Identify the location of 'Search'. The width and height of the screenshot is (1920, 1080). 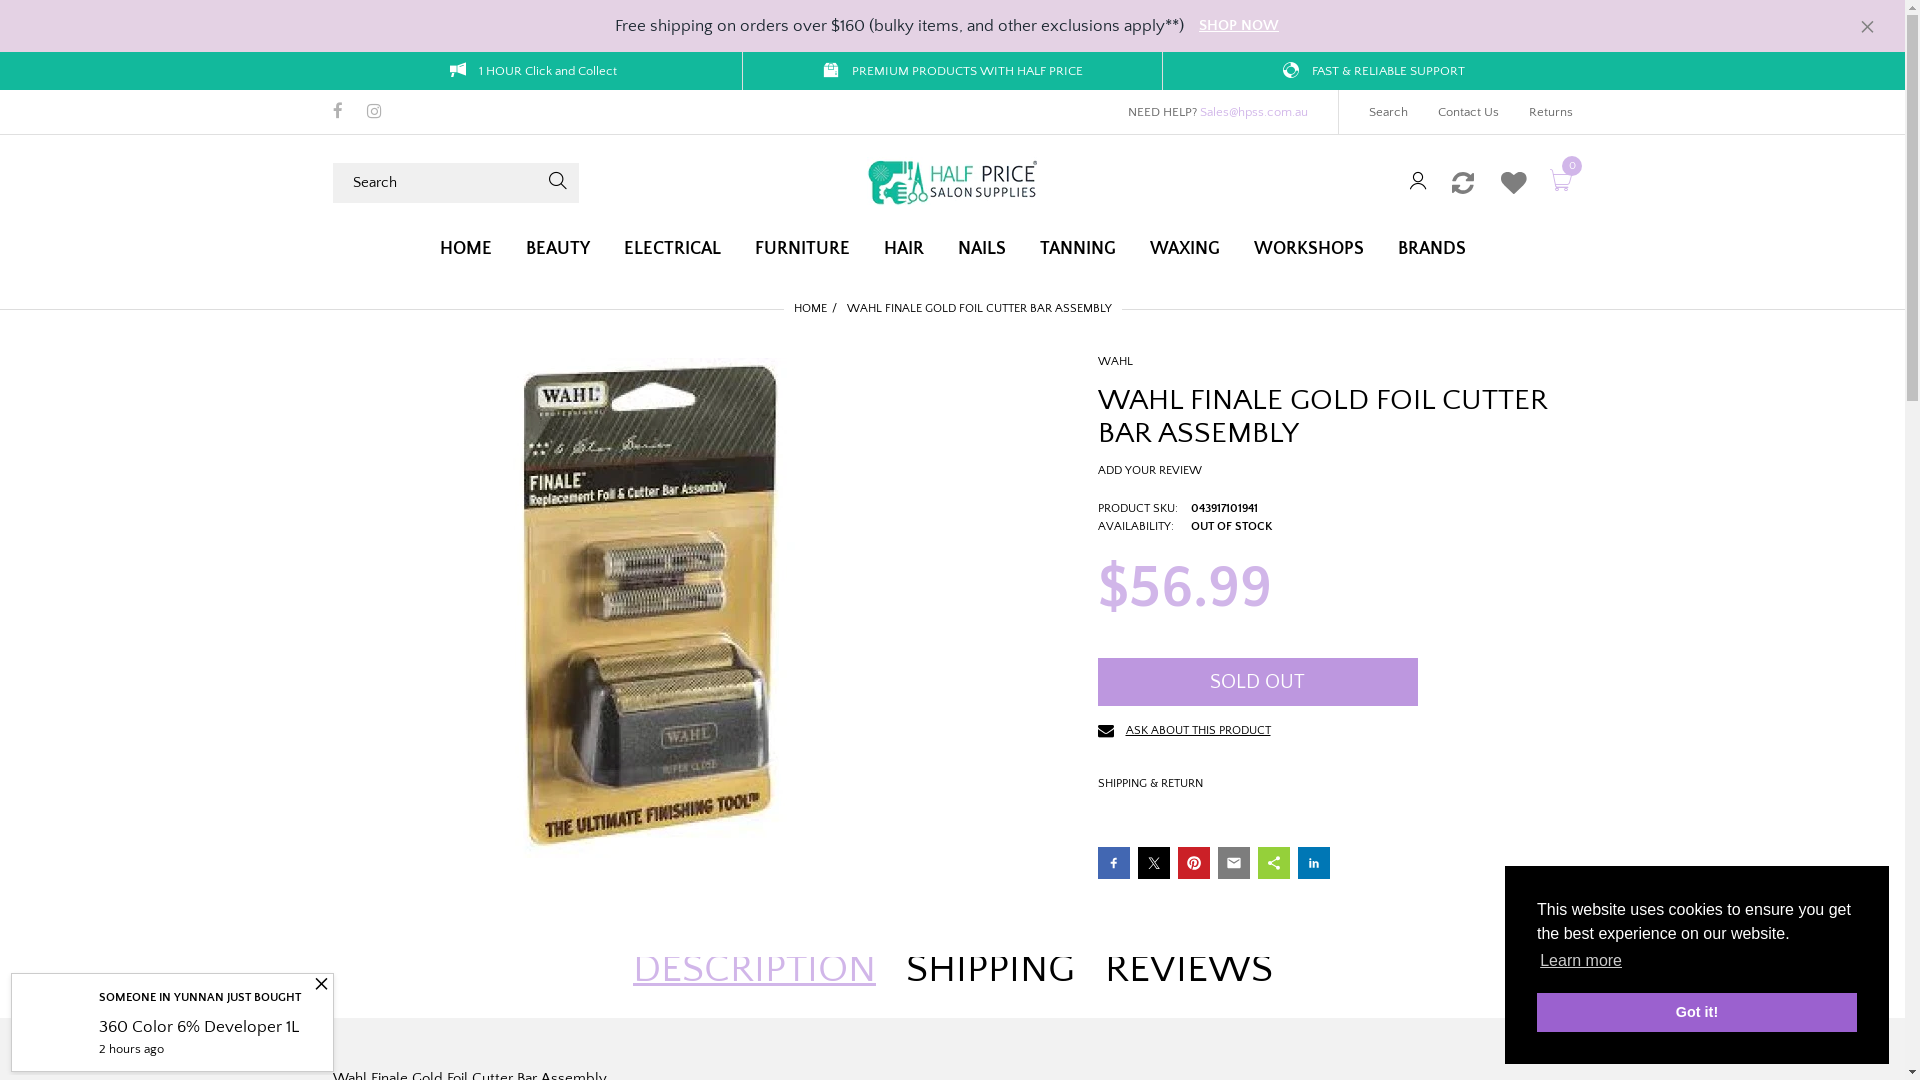
(1386, 111).